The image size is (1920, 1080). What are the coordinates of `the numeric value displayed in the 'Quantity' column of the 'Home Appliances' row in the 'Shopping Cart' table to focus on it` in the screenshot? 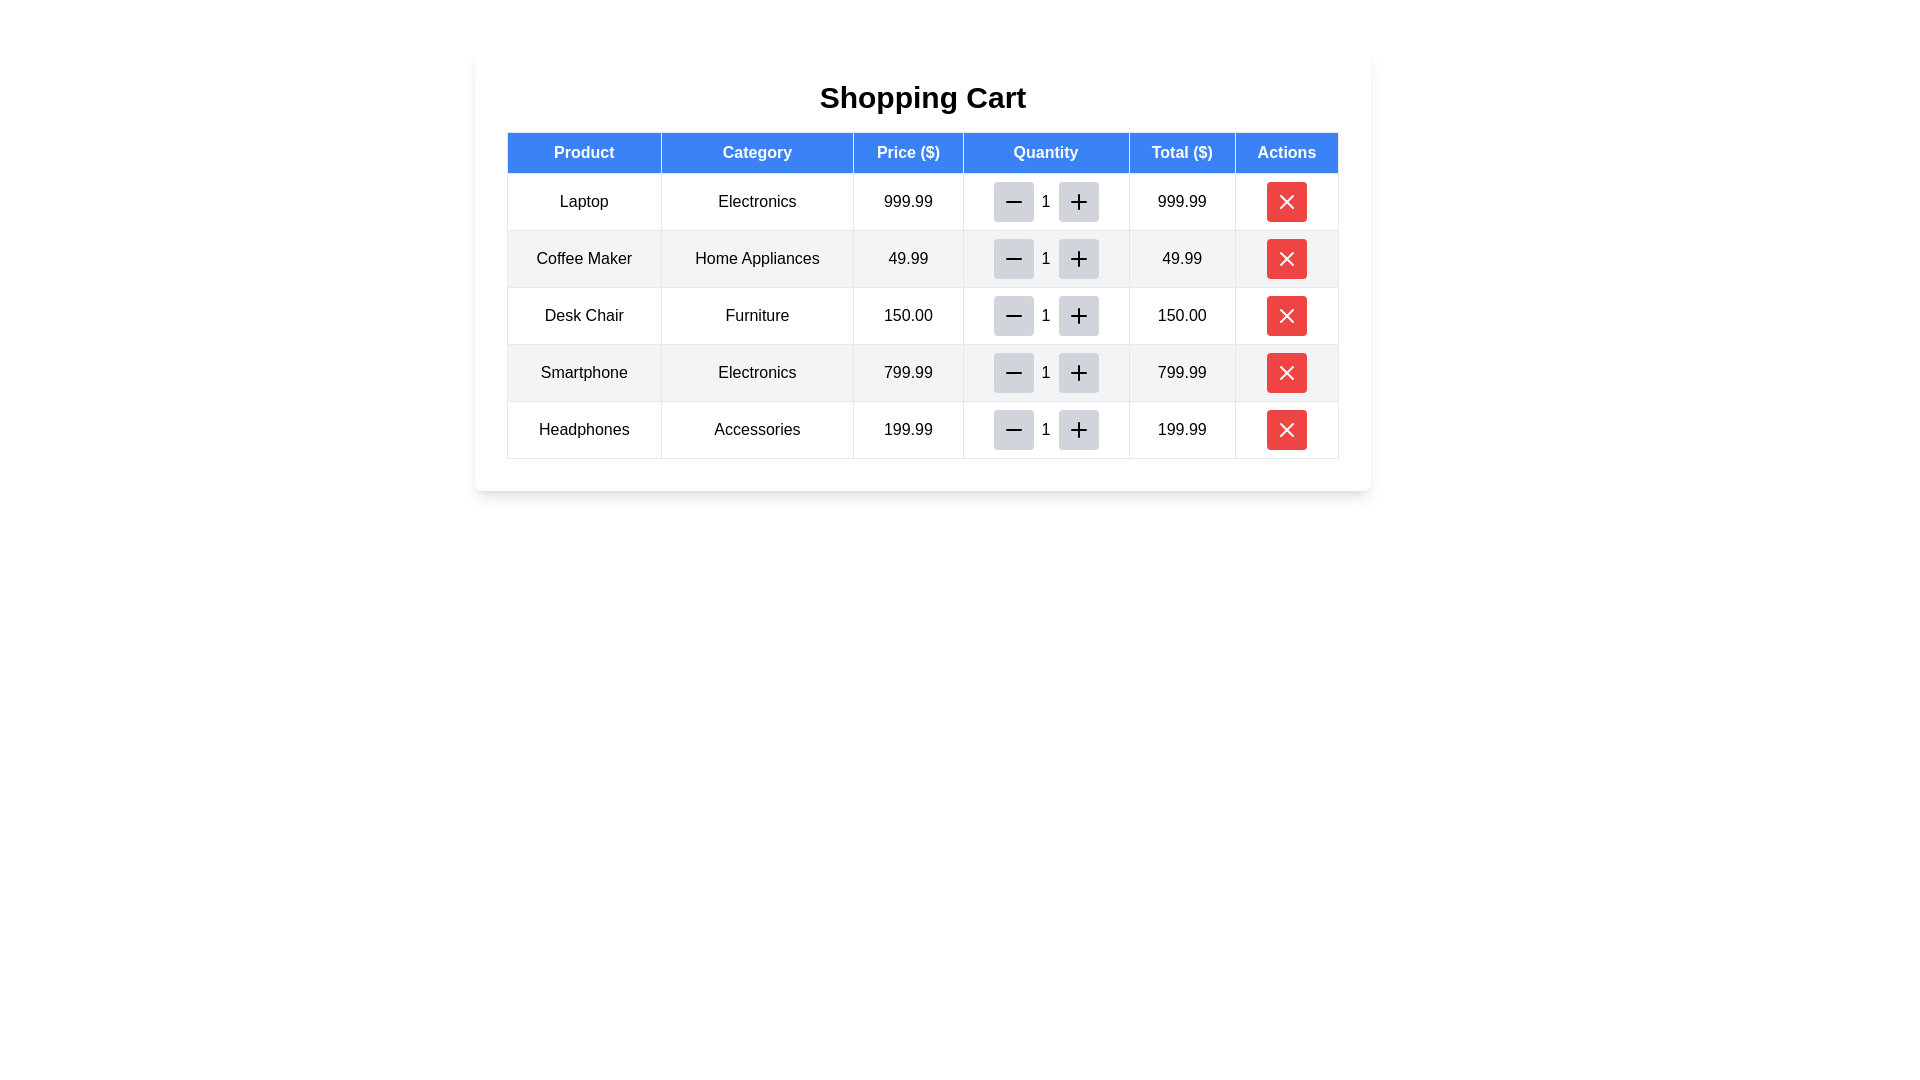 It's located at (1045, 257).